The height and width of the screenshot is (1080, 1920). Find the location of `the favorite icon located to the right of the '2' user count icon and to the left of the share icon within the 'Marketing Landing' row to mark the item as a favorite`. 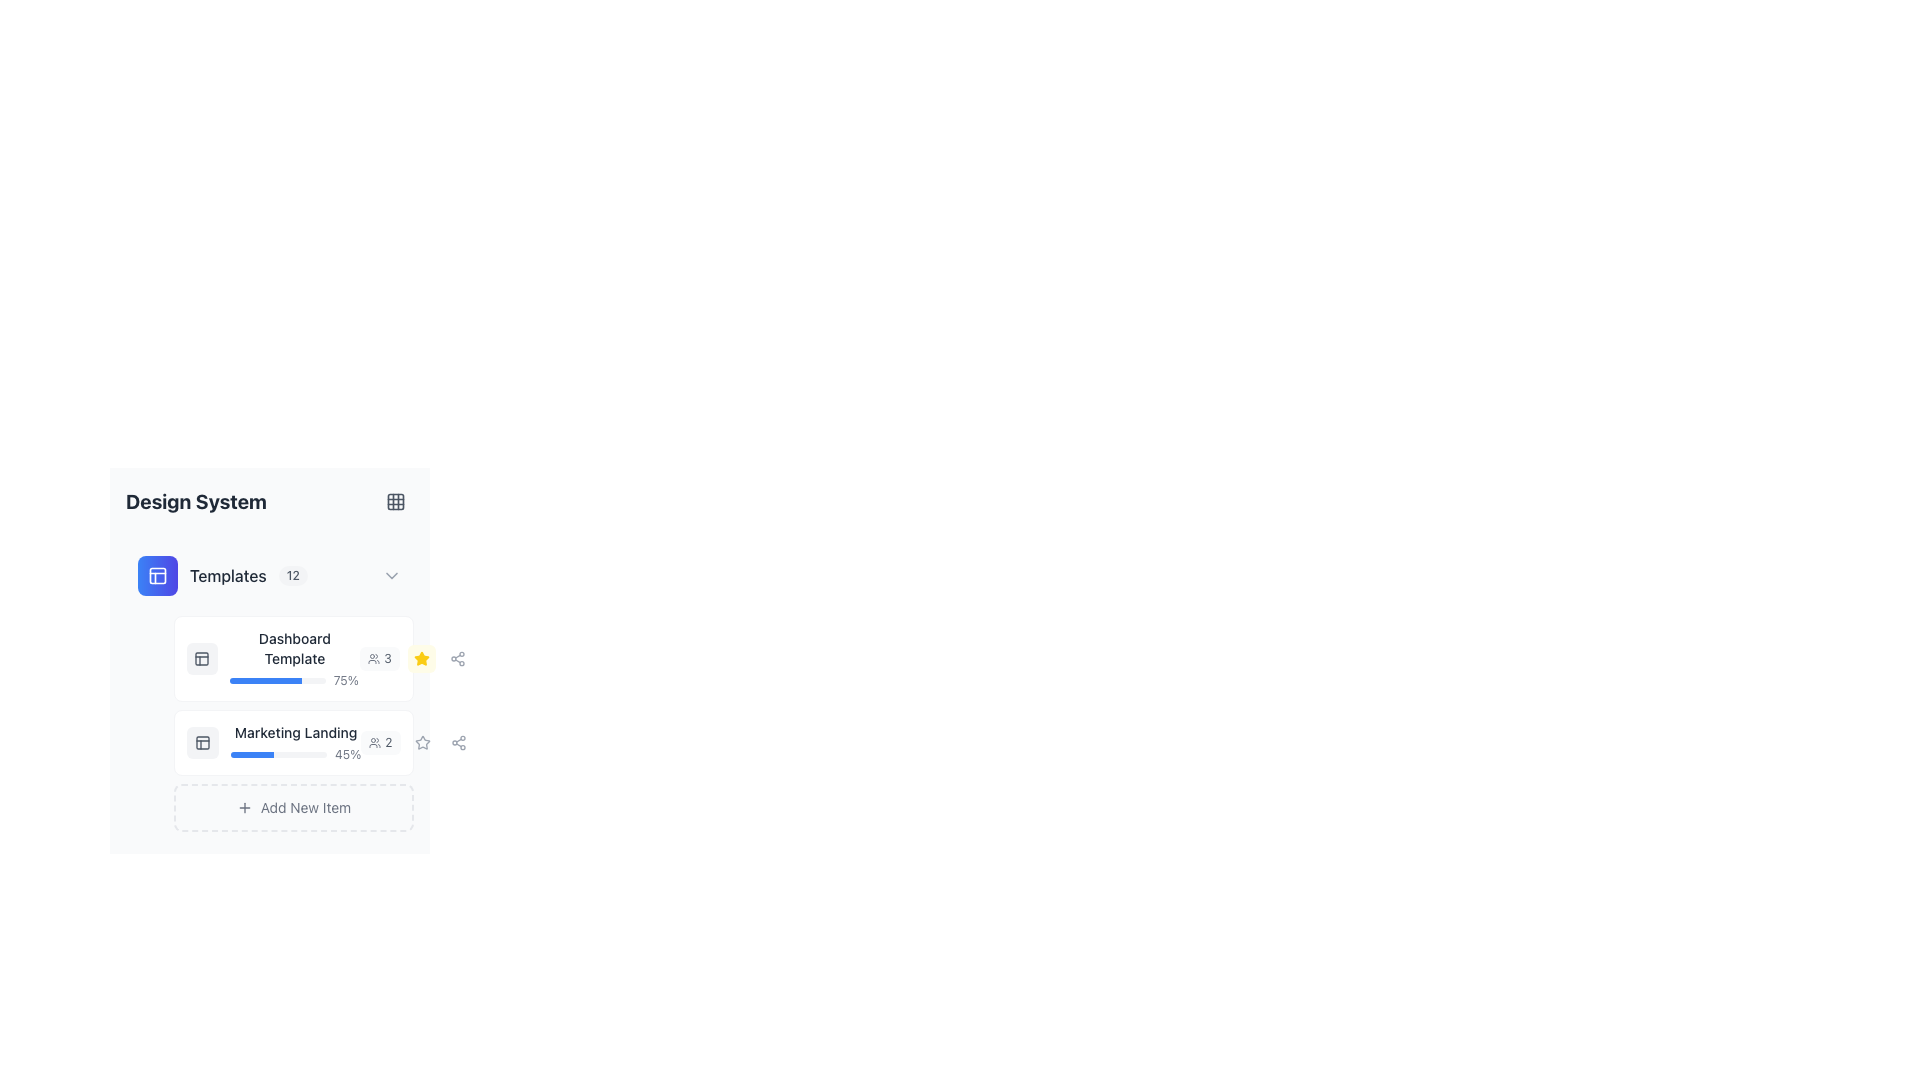

the favorite icon located to the right of the '2' user count icon and to the left of the share icon within the 'Marketing Landing' row to mark the item as a favorite is located at coordinates (415, 743).